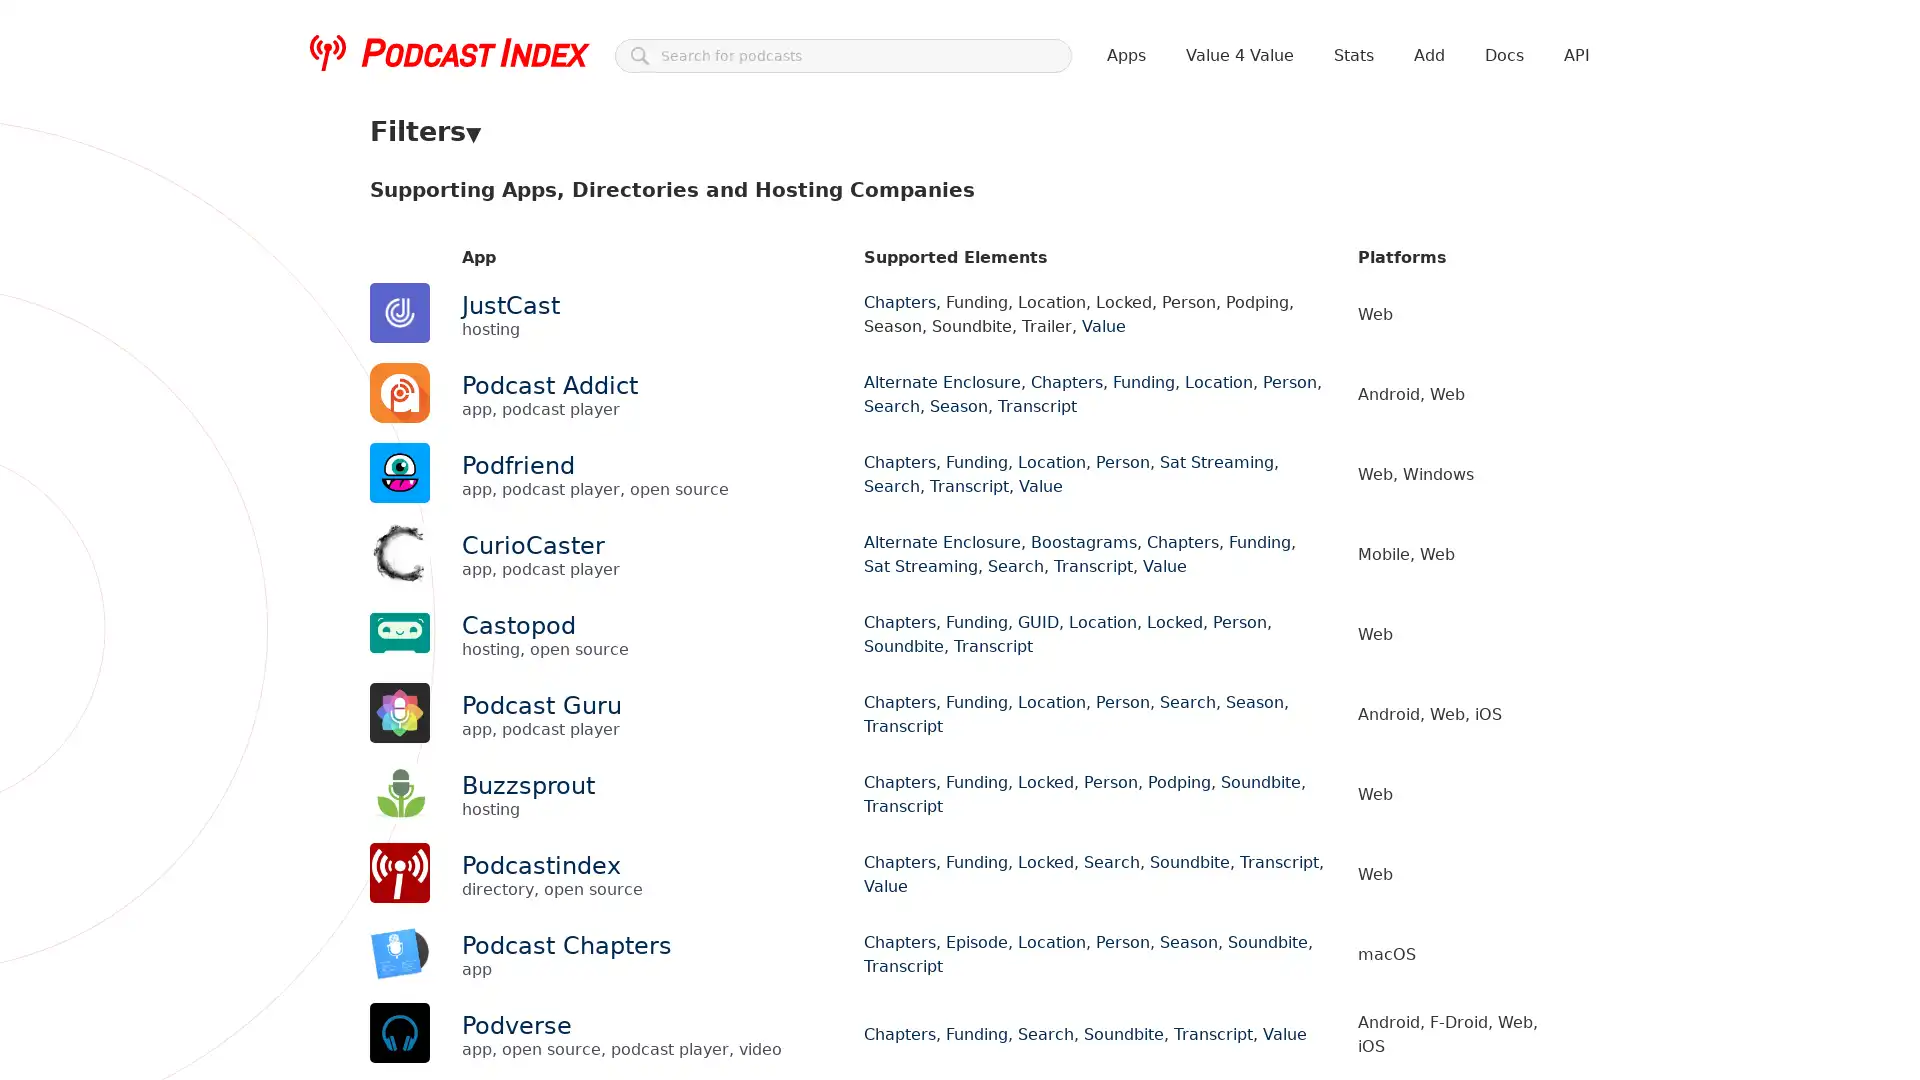 The height and width of the screenshot is (1080, 1920). I want to click on Season, so click(472, 340).